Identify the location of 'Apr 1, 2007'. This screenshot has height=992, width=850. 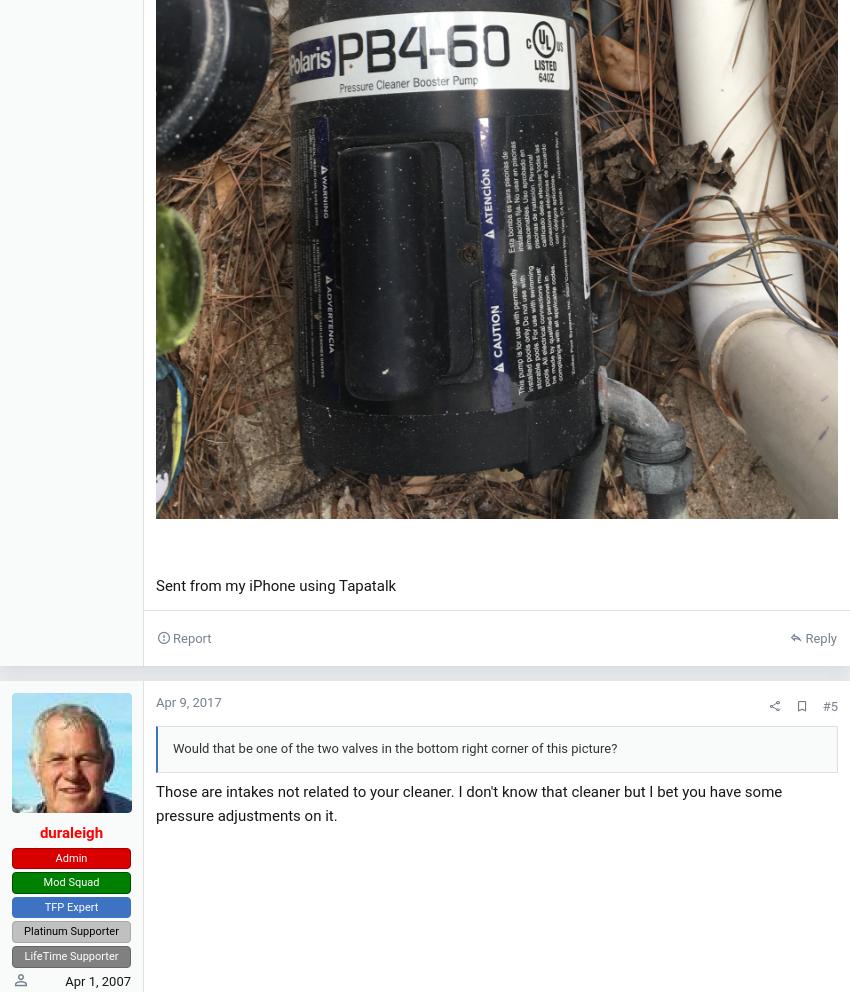
(97, 981).